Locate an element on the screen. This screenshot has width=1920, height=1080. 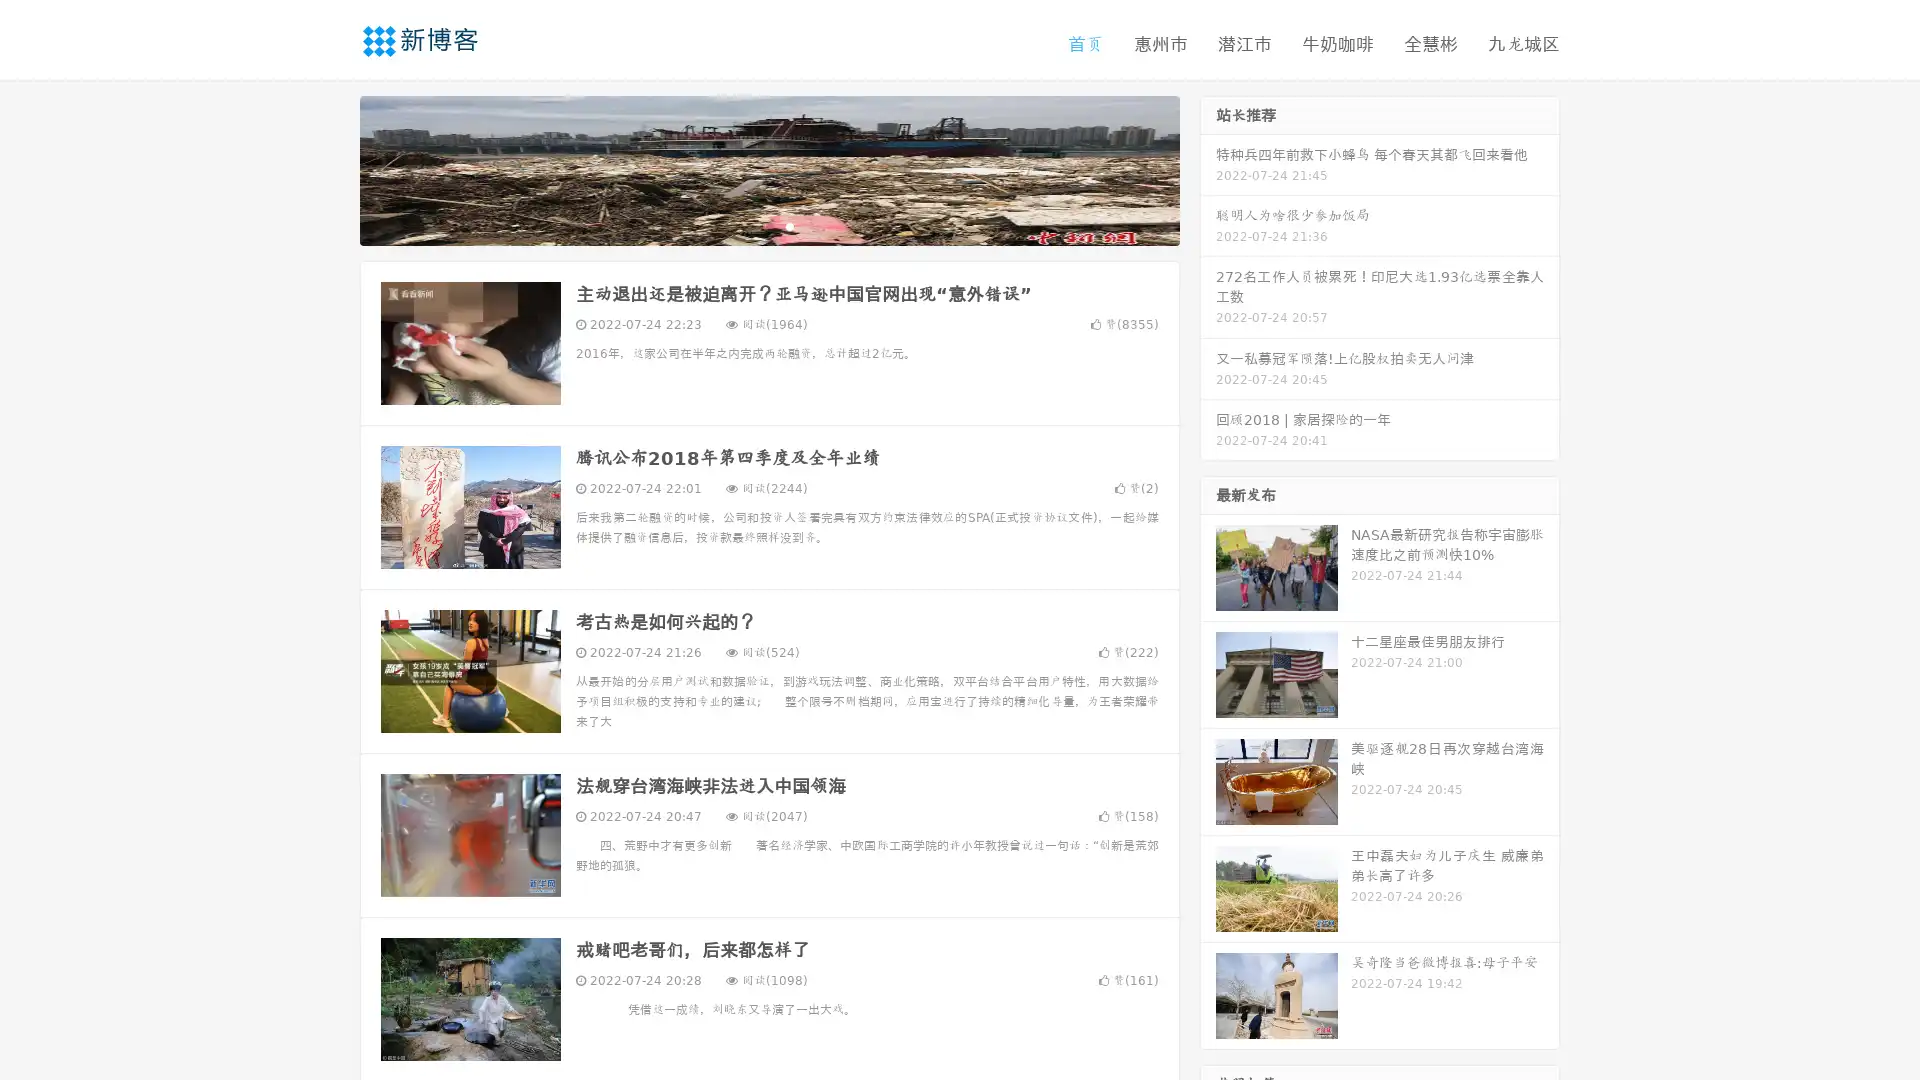
Previous slide is located at coordinates (330, 168).